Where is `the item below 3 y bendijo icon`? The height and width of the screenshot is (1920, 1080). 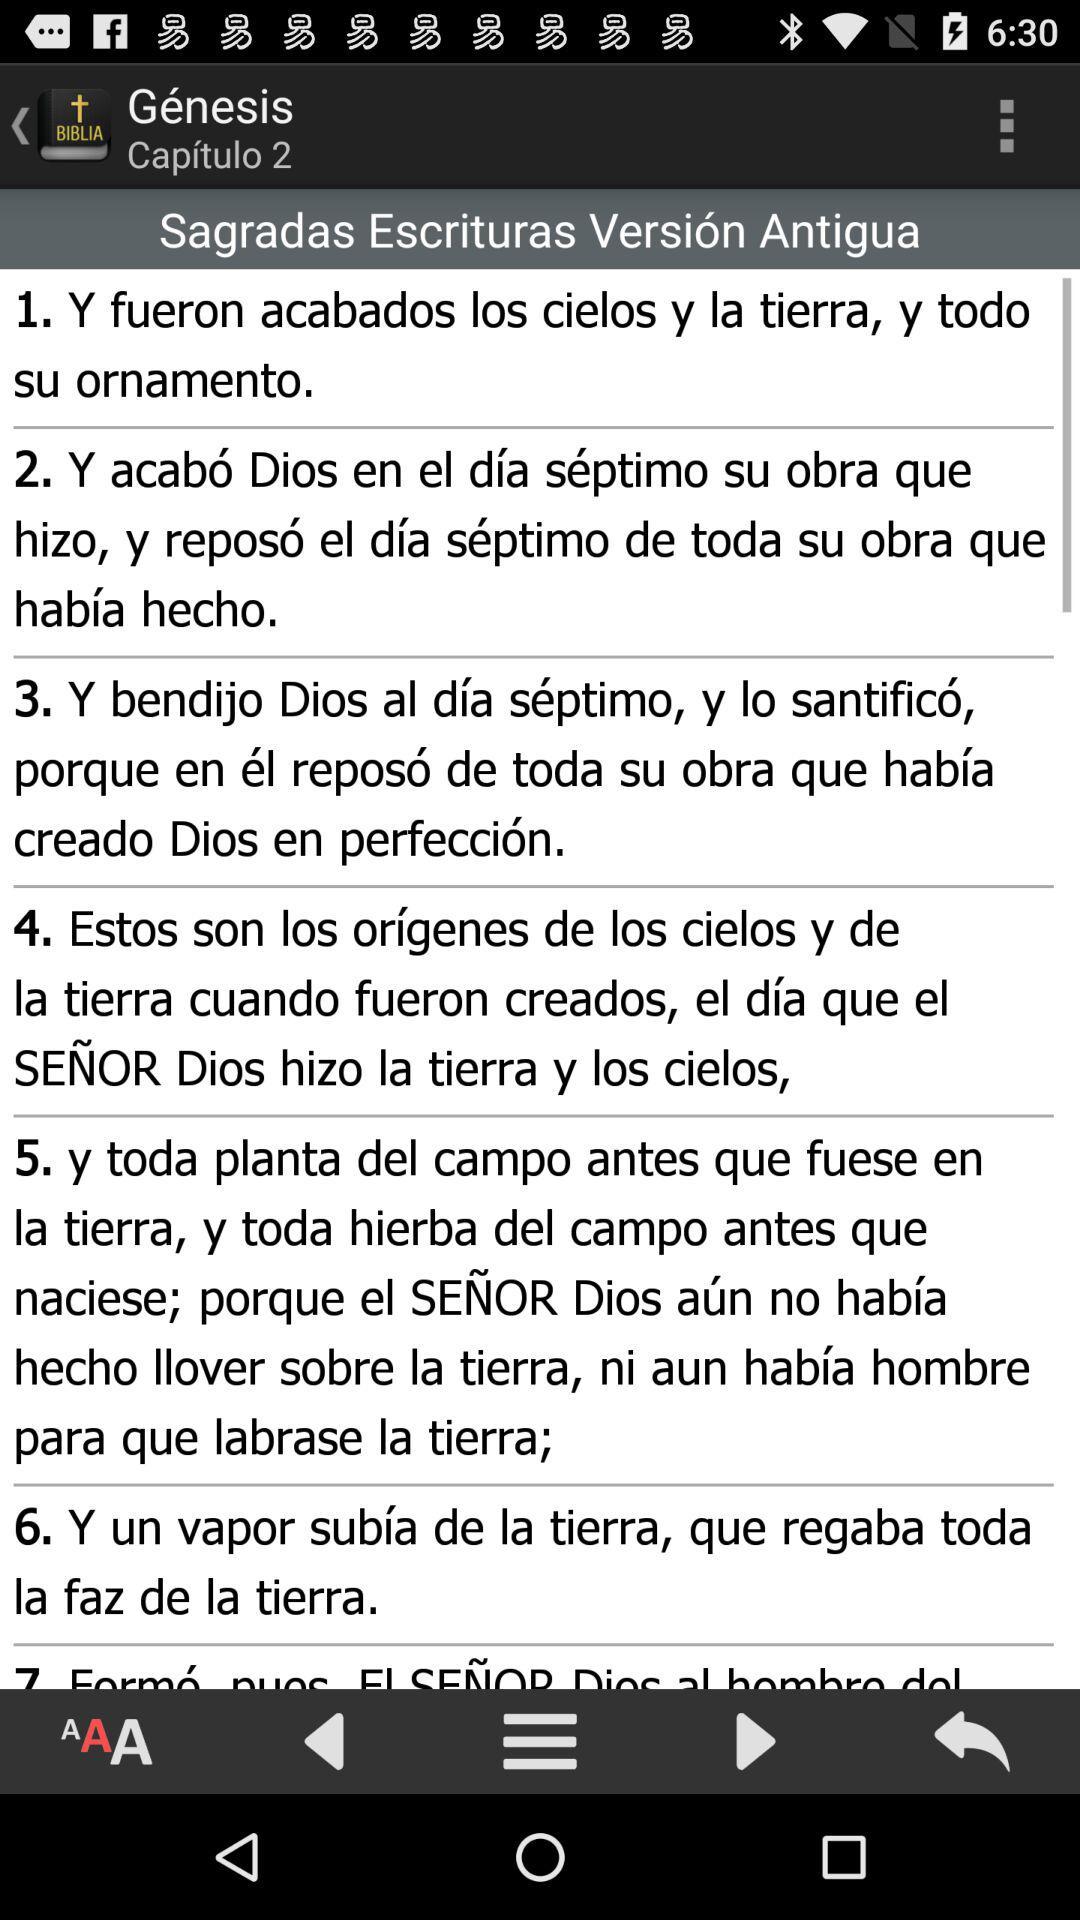 the item below 3 y bendijo icon is located at coordinates (530, 1001).